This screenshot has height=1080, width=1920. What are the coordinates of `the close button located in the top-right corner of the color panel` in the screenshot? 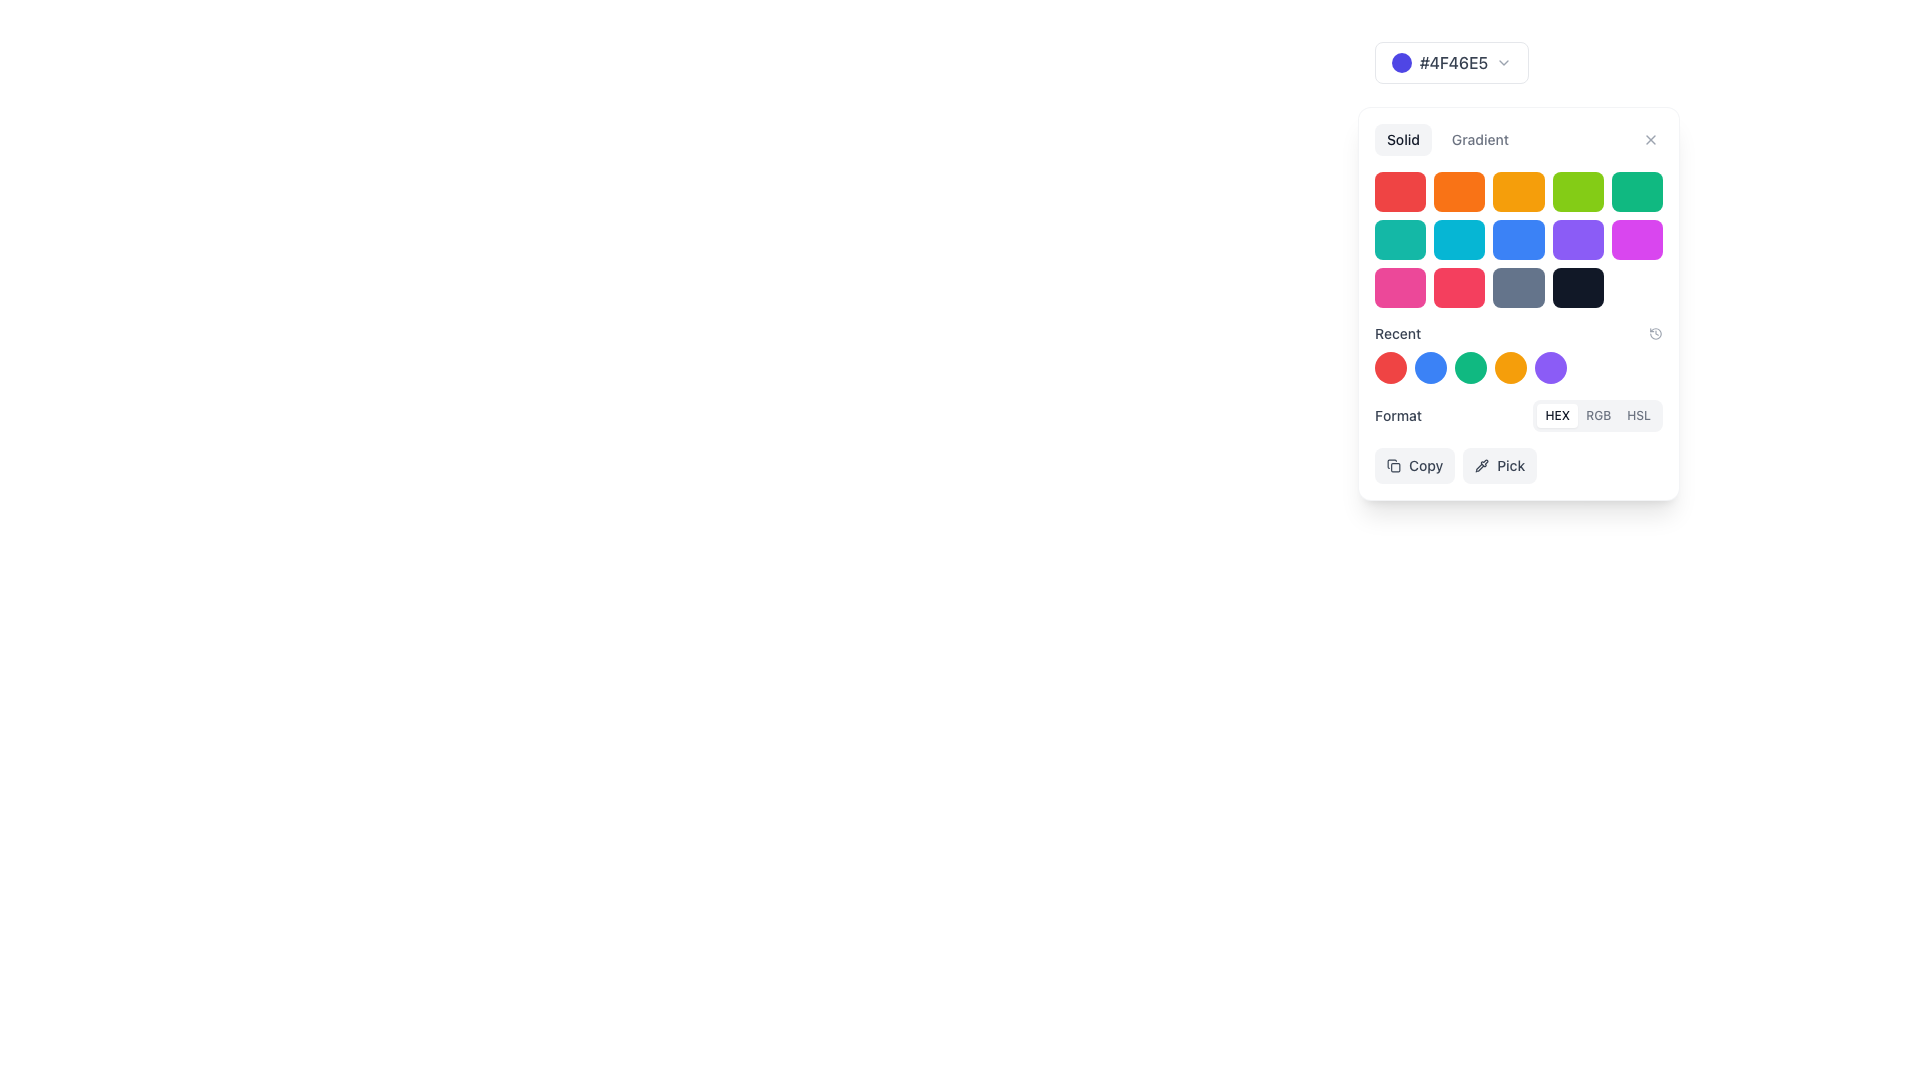 It's located at (1651, 138).